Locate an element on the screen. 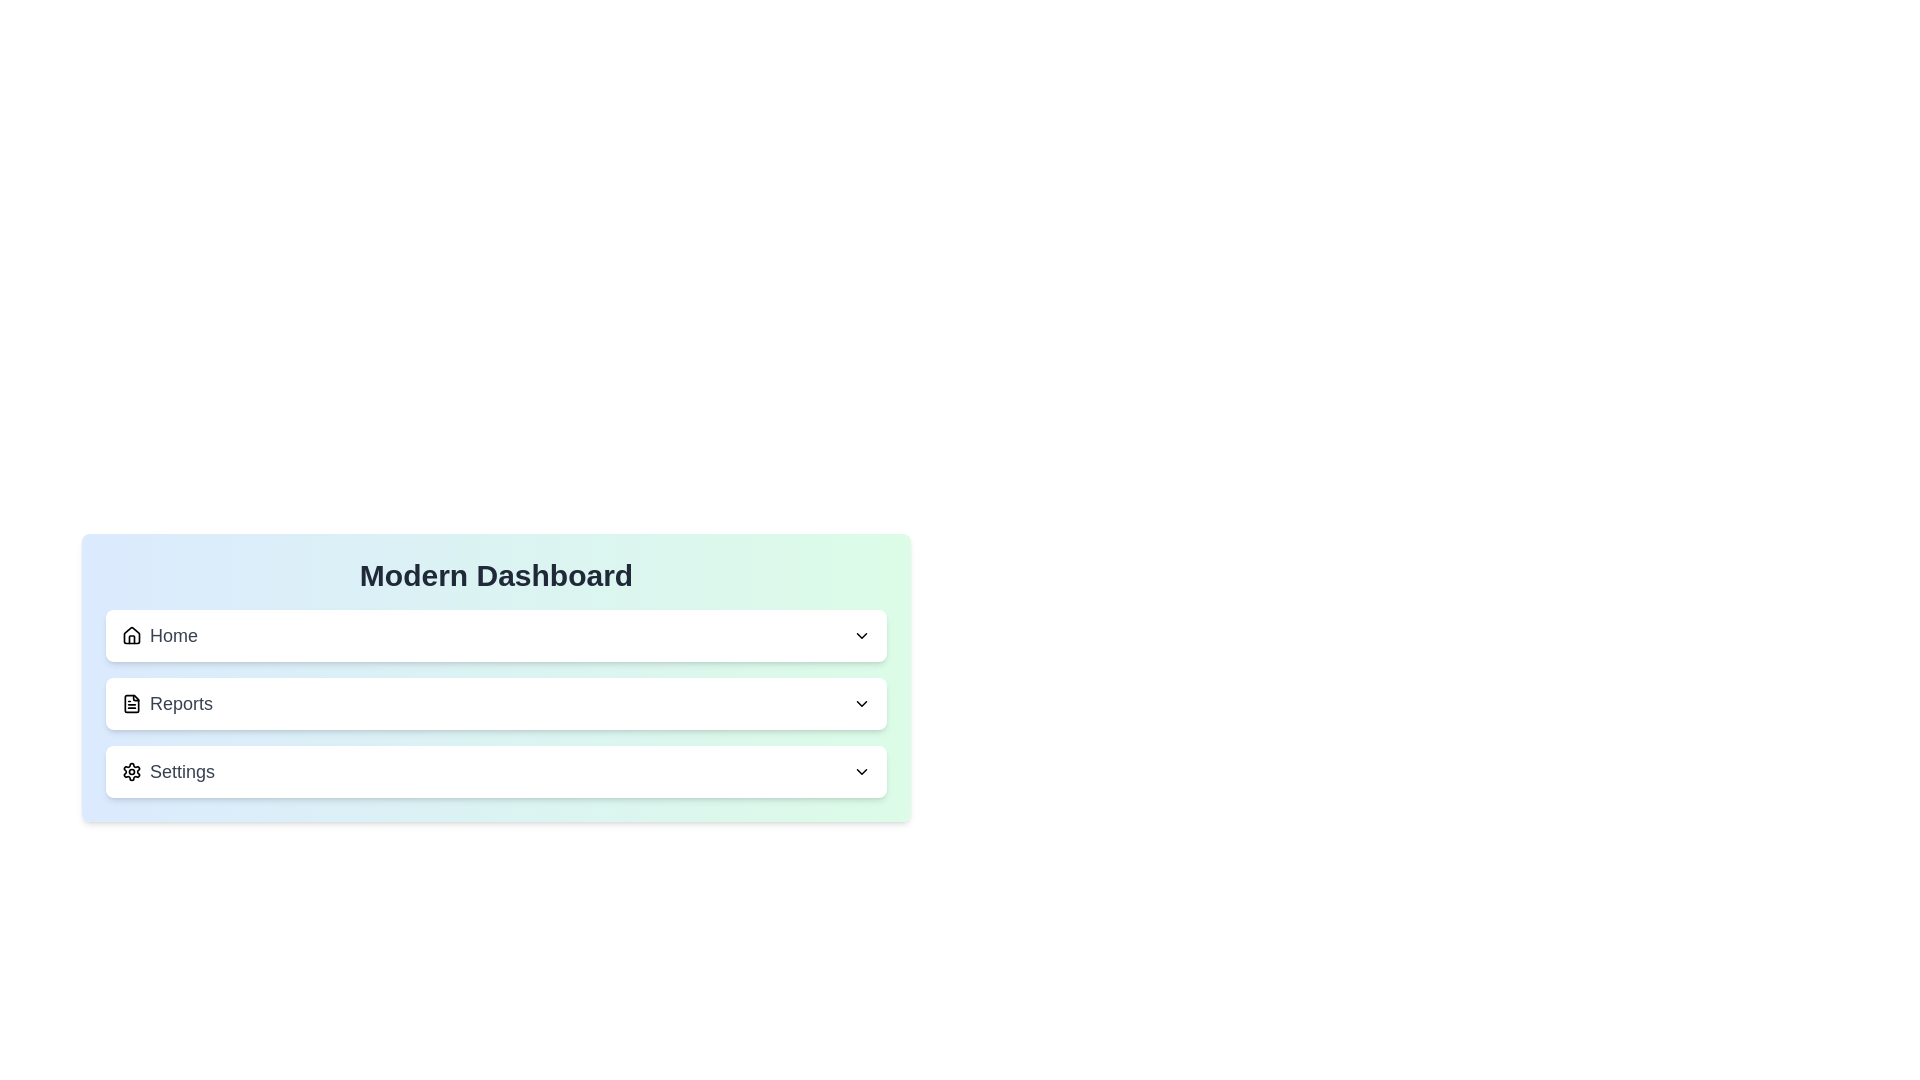  the 'Home' button with a house icon is located at coordinates (158, 636).